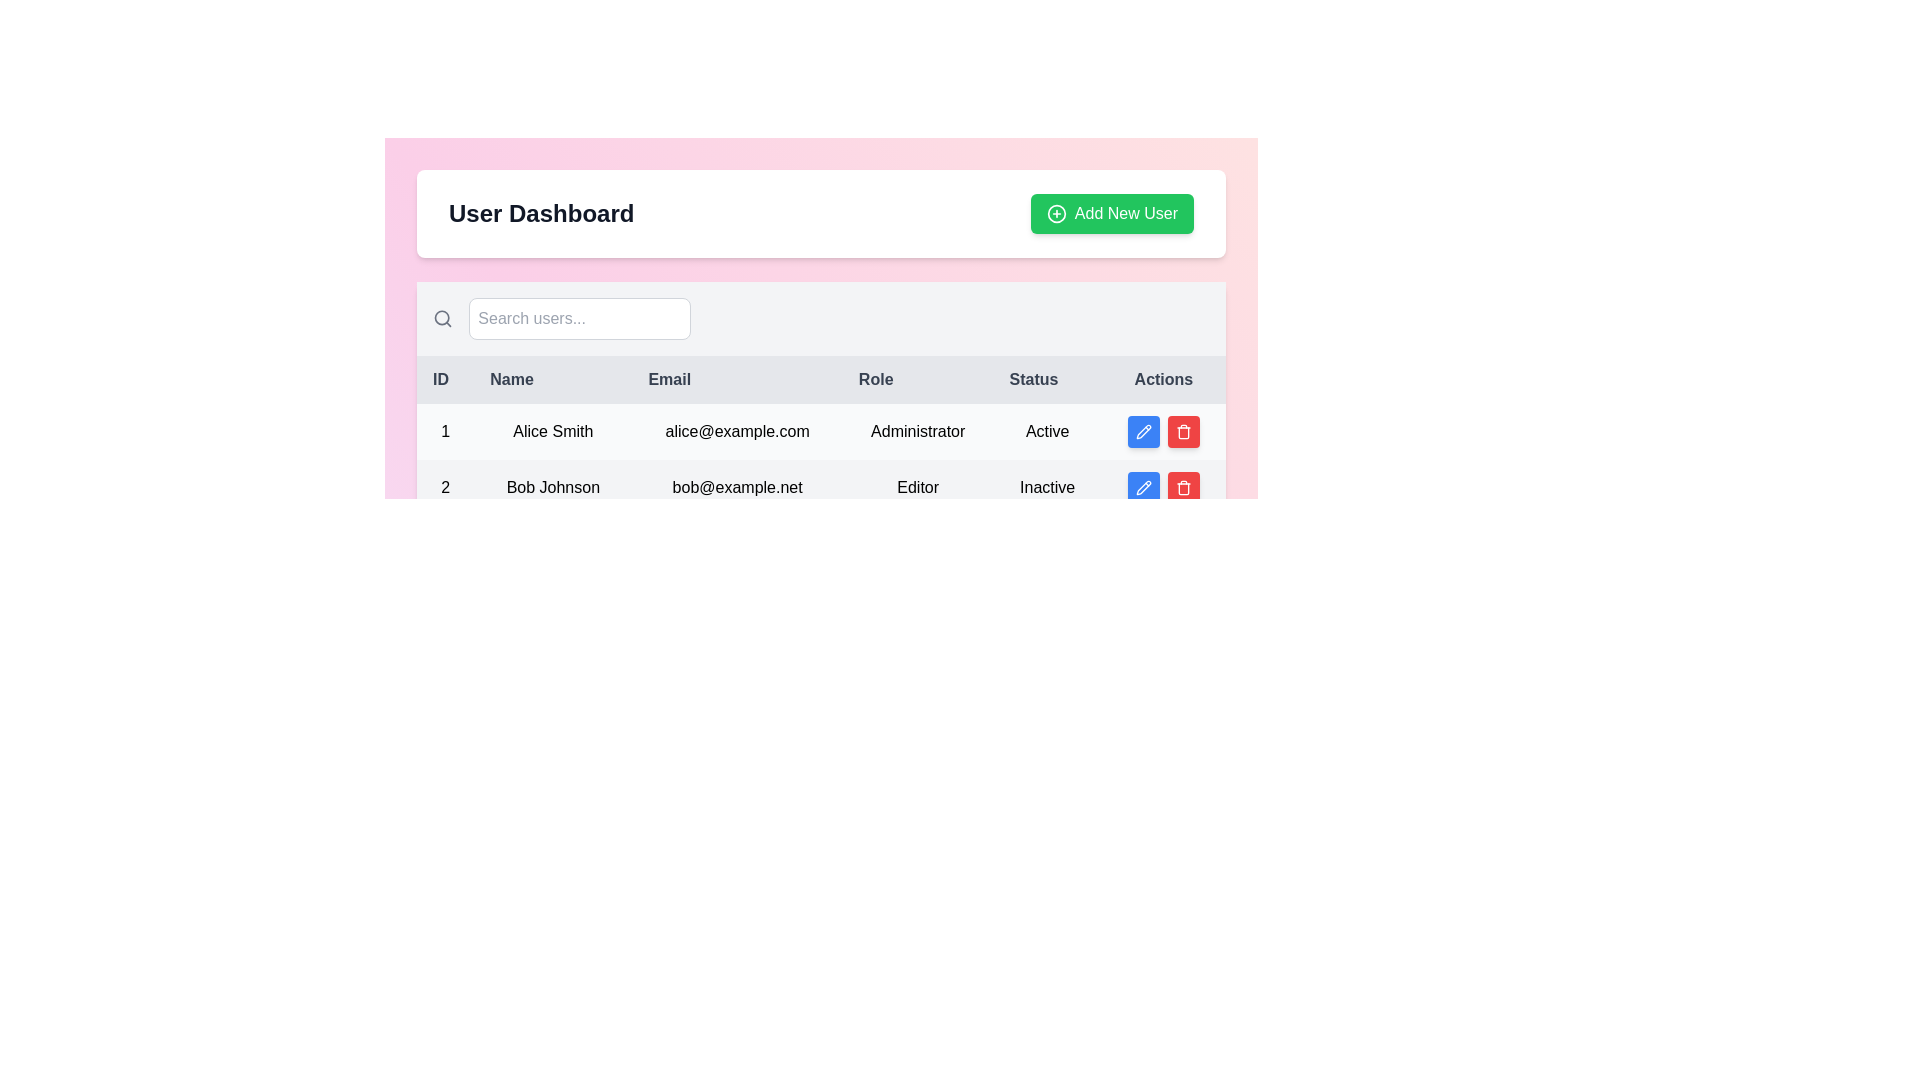 Image resolution: width=1920 pixels, height=1080 pixels. What do you see at coordinates (1143, 431) in the screenshot?
I see `the edit button located in the 'Actions' column of the first row of the user table to initiate editing of the user details` at bounding box center [1143, 431].